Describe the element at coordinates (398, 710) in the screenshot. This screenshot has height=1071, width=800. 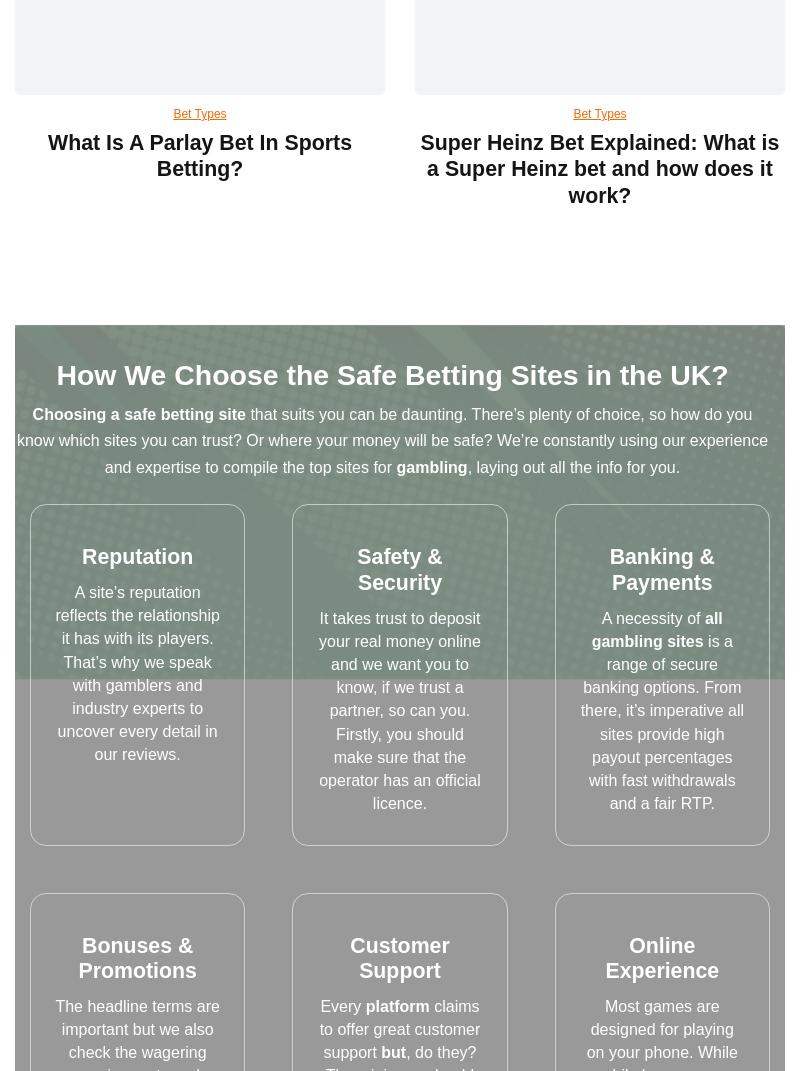
I see `'It takes trust to deposit your real money online and we want you to know, if we trust a partner, so can you. Firstly, you should make sure that the operator has an official licence.'` at that location.